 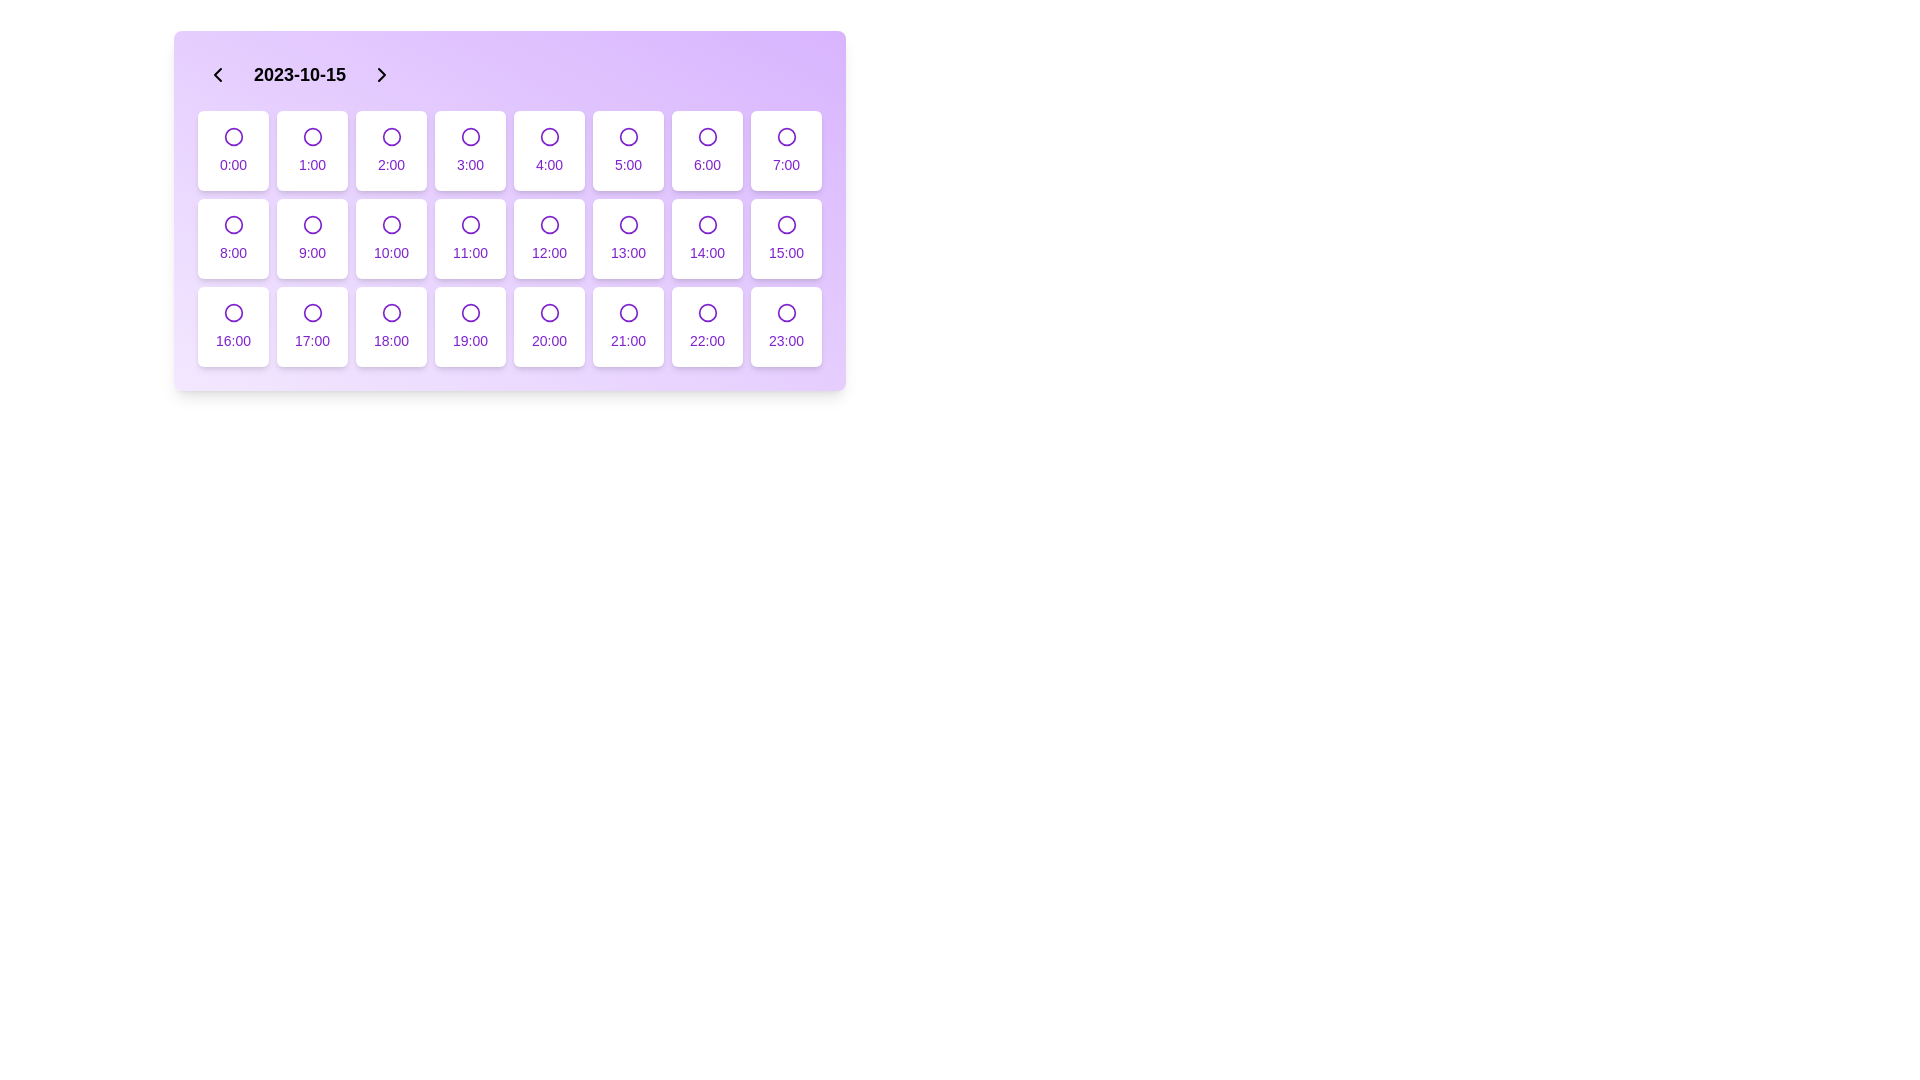 What do you see at coordinates (785, 224) in the screenshot?
I see `the circular Indicator icon with a purple border inside the button labeled '15:00'` at bounding box center [785, 224].